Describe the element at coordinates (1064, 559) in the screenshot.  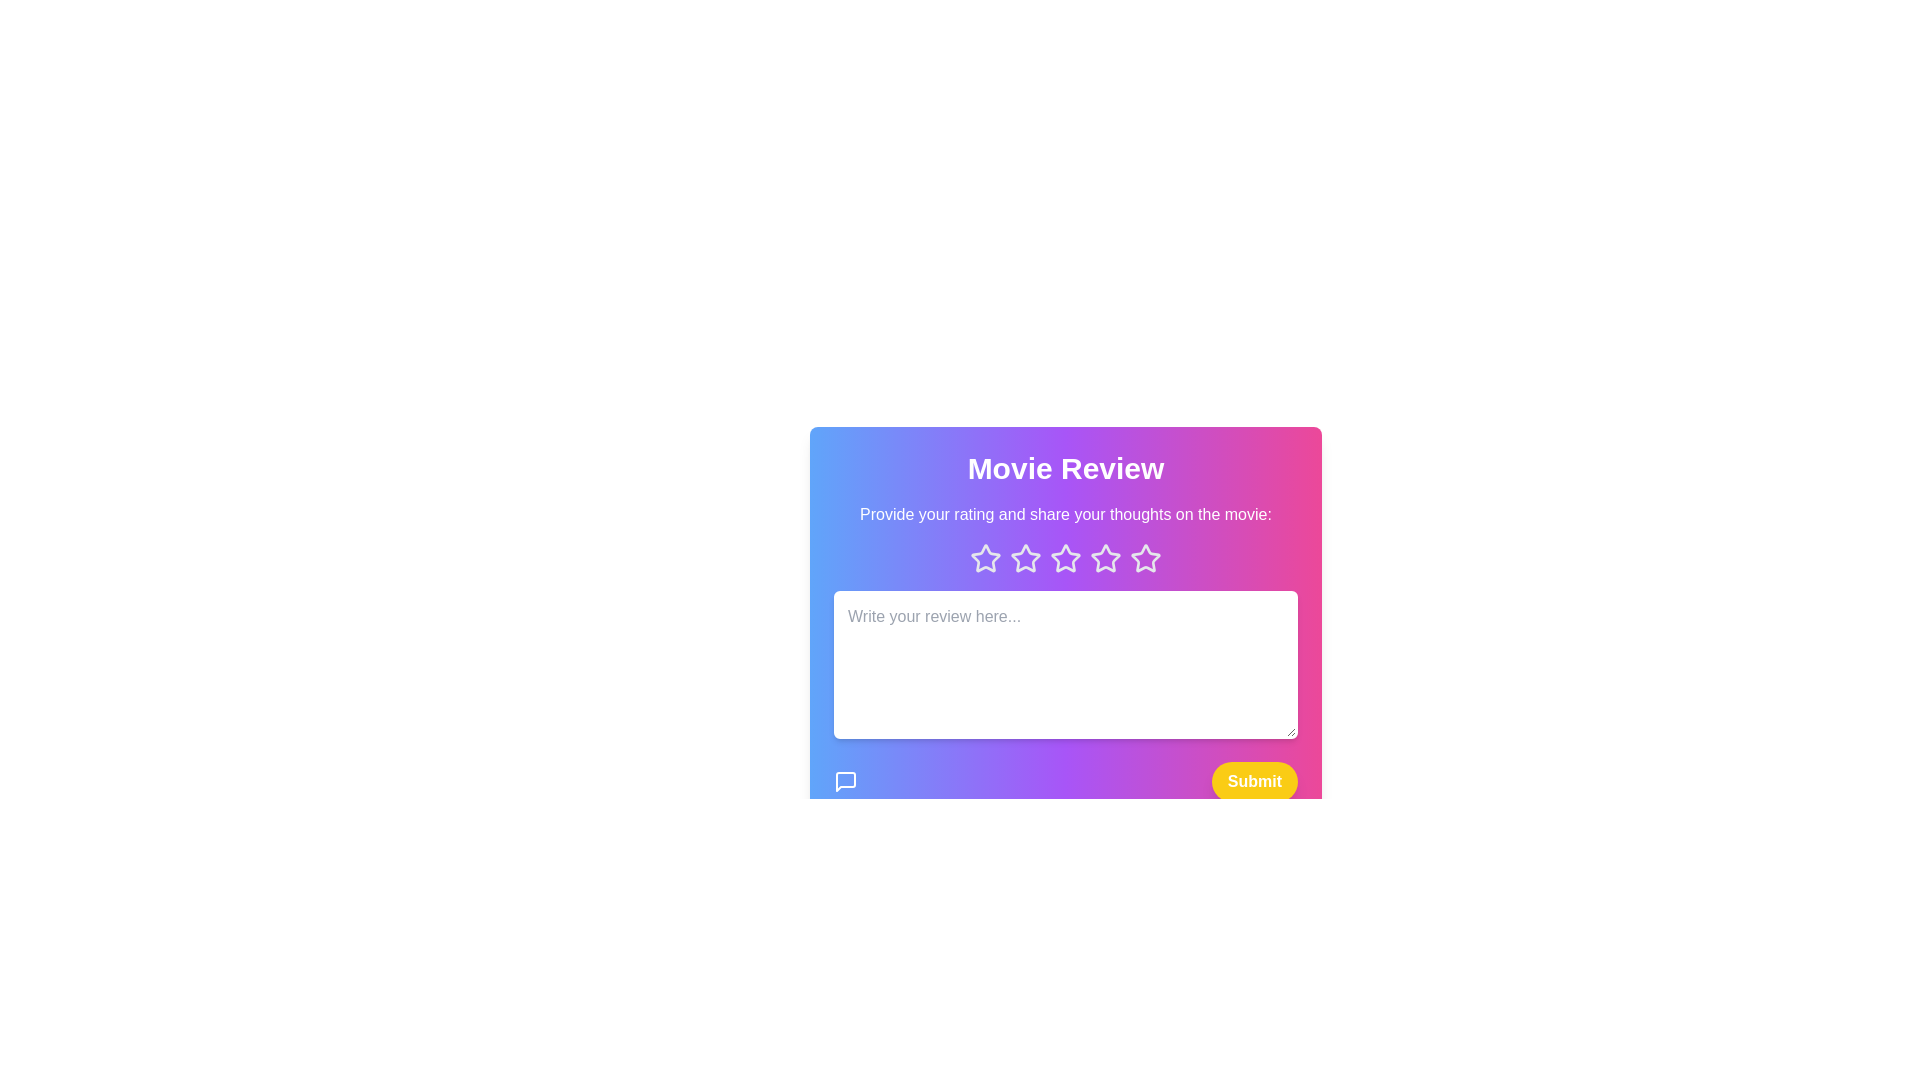
I see `the star icon corresponding to 3 to preview the rating` at that location.